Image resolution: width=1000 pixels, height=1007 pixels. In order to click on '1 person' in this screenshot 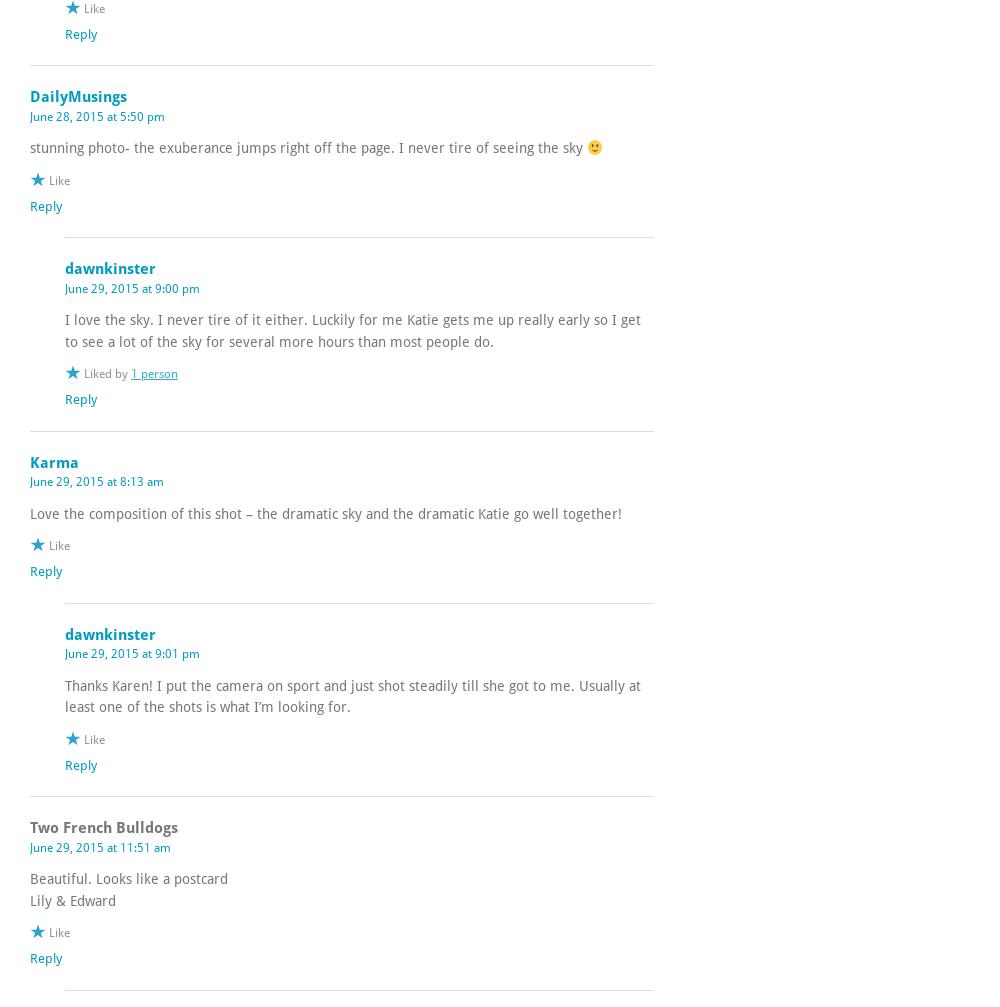, I will do `click(154, 373)`.